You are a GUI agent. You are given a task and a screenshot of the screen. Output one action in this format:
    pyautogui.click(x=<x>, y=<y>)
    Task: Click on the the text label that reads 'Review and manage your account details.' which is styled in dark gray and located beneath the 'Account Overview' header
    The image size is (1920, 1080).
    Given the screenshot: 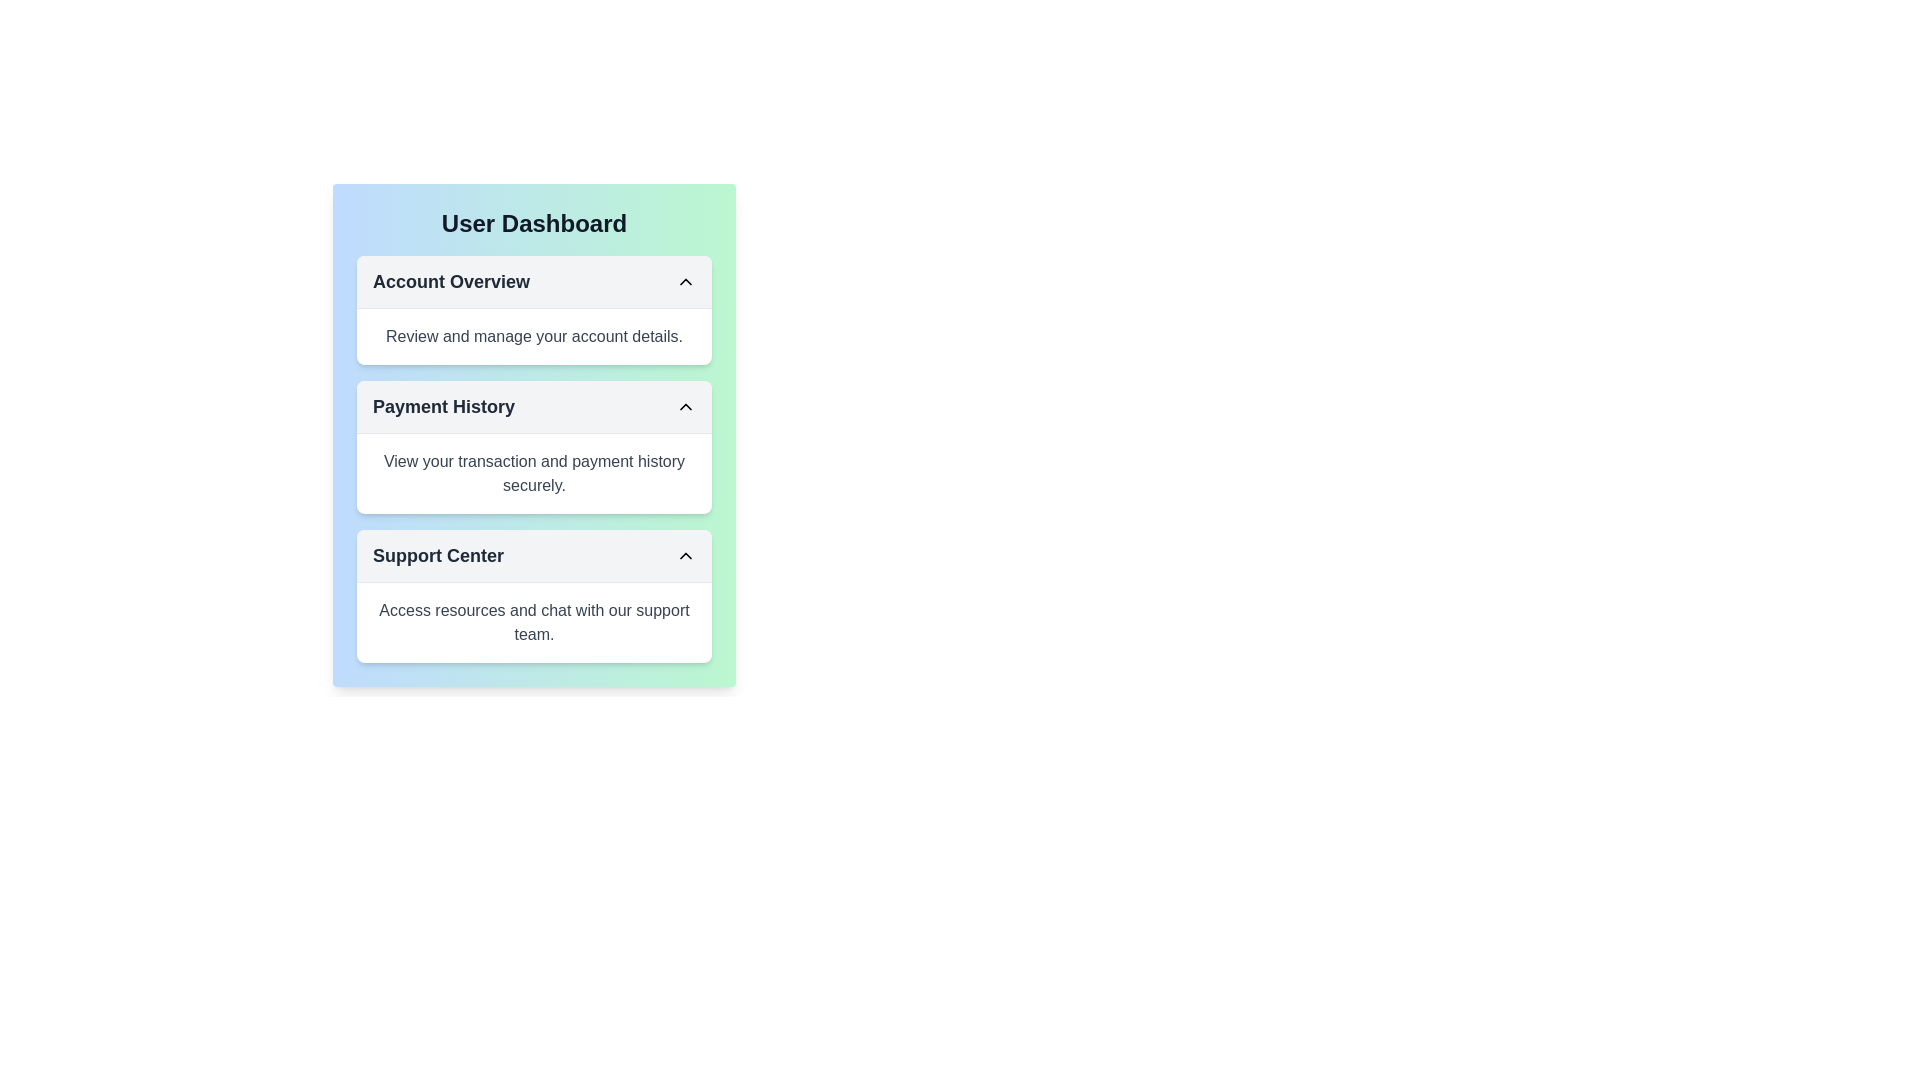 What is the action you would take?
    pyautogui.click(x=534, y=335)
    